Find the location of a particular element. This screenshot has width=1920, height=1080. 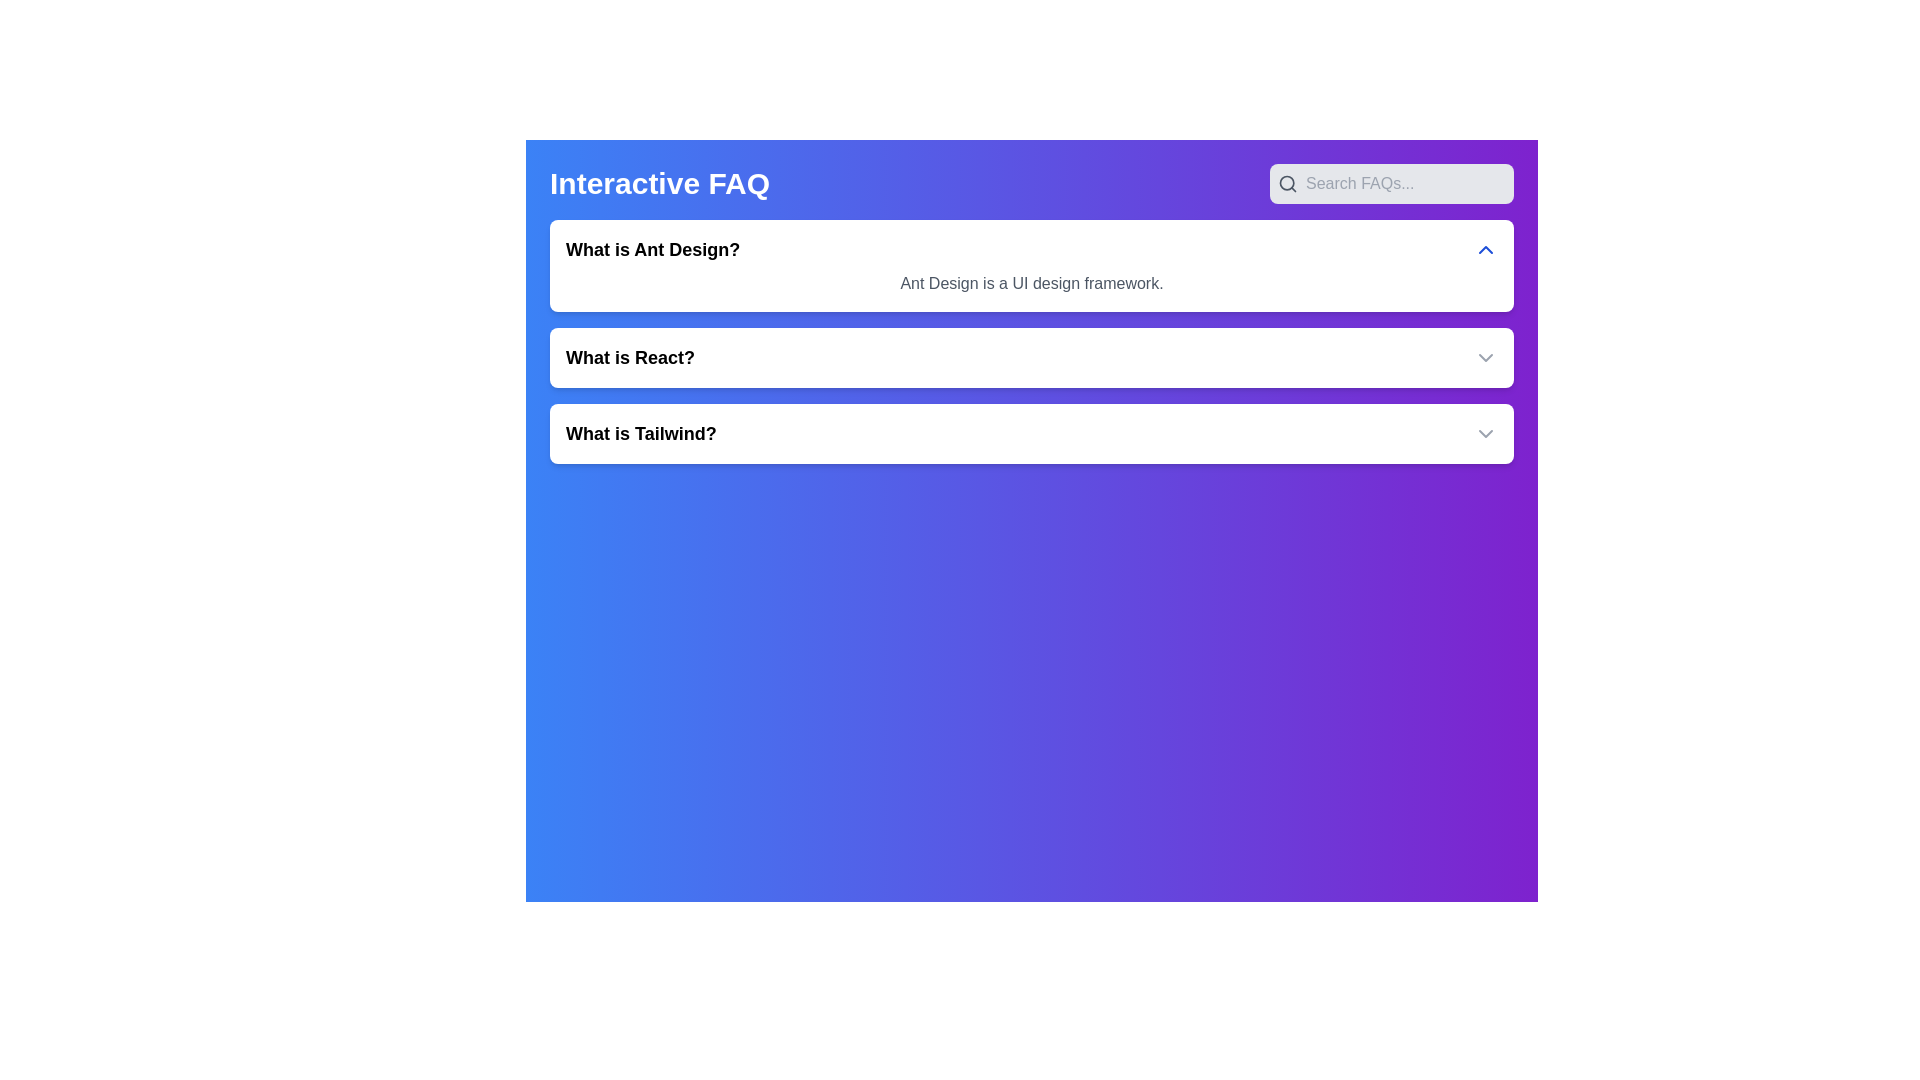

the upward-pointing blue chevron icon located in the header of the first FAQ item titled 'What is Ant Design?' is located at coordinates (1486, 249).